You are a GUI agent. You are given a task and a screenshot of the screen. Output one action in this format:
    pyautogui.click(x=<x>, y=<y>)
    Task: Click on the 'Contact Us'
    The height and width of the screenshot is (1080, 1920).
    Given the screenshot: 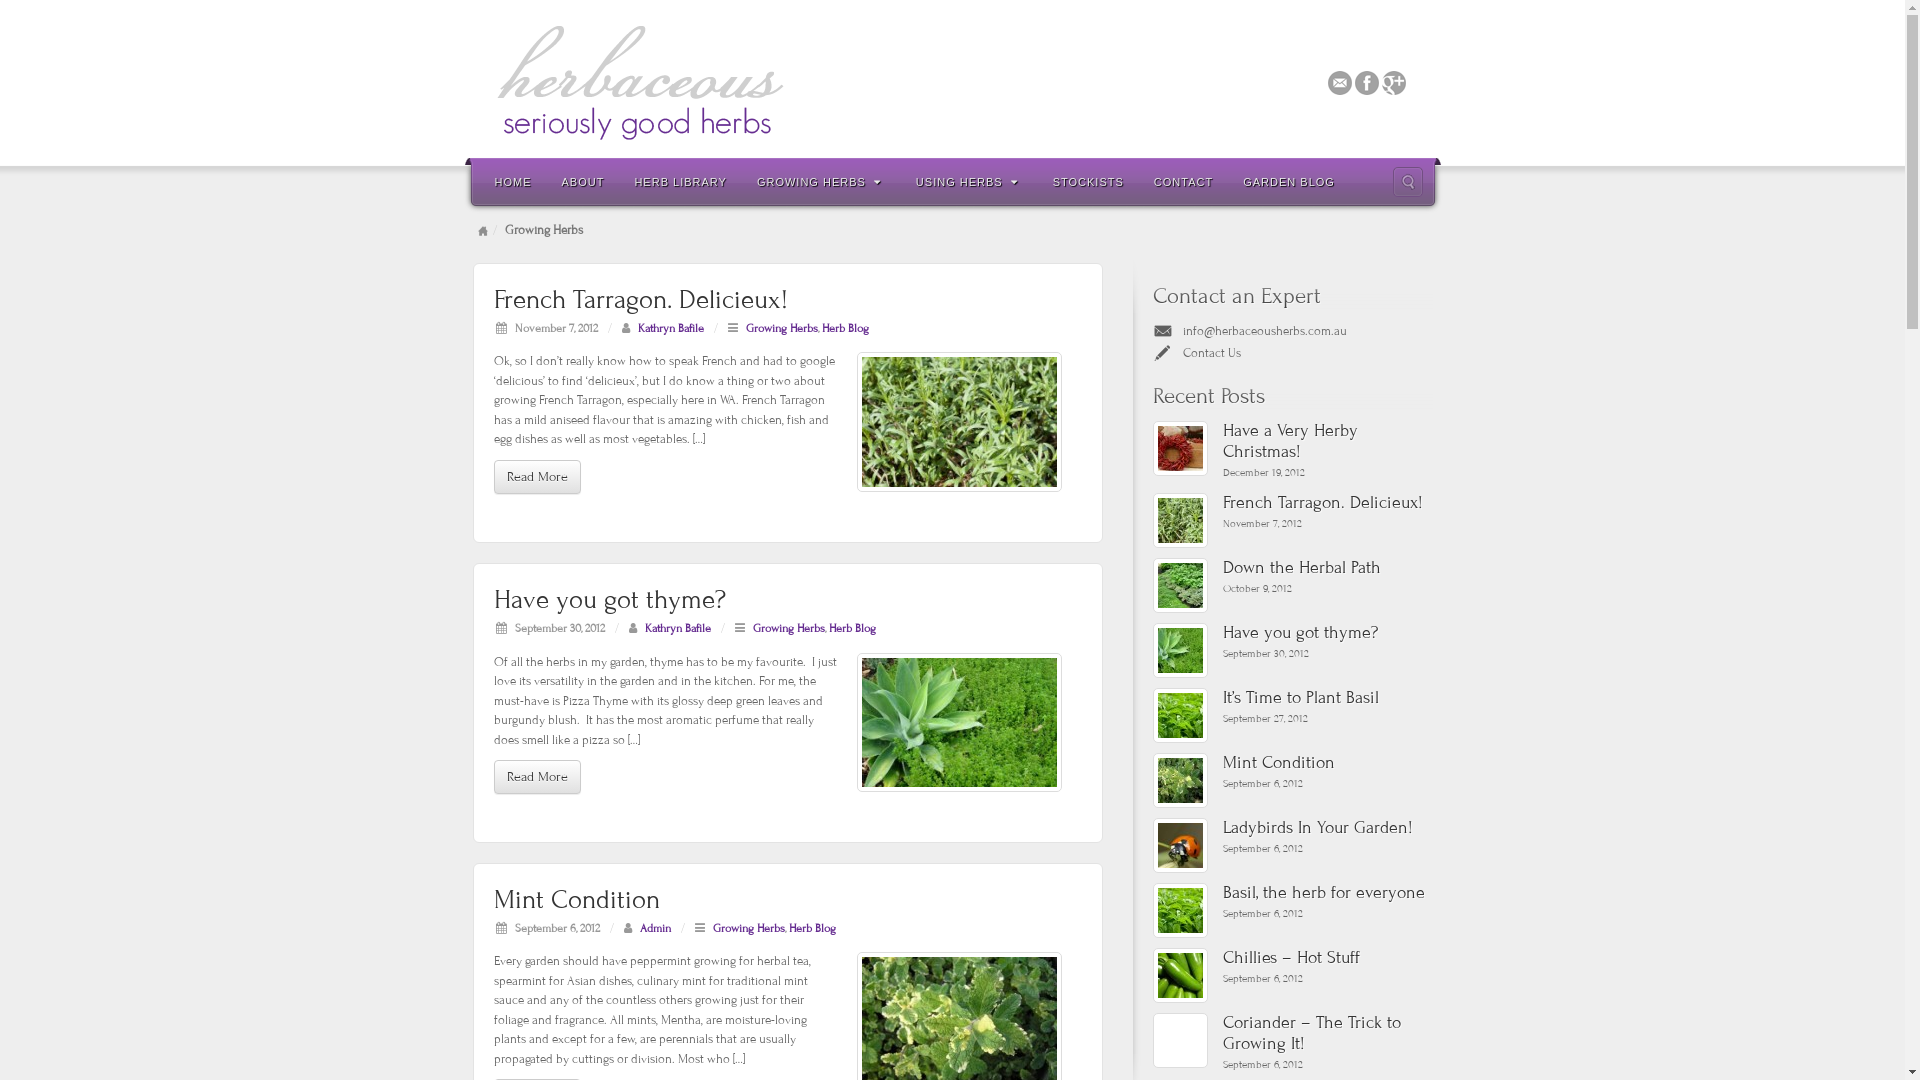 What is the action you would take?
    pyautogui.click(x=1181, y=352)
    